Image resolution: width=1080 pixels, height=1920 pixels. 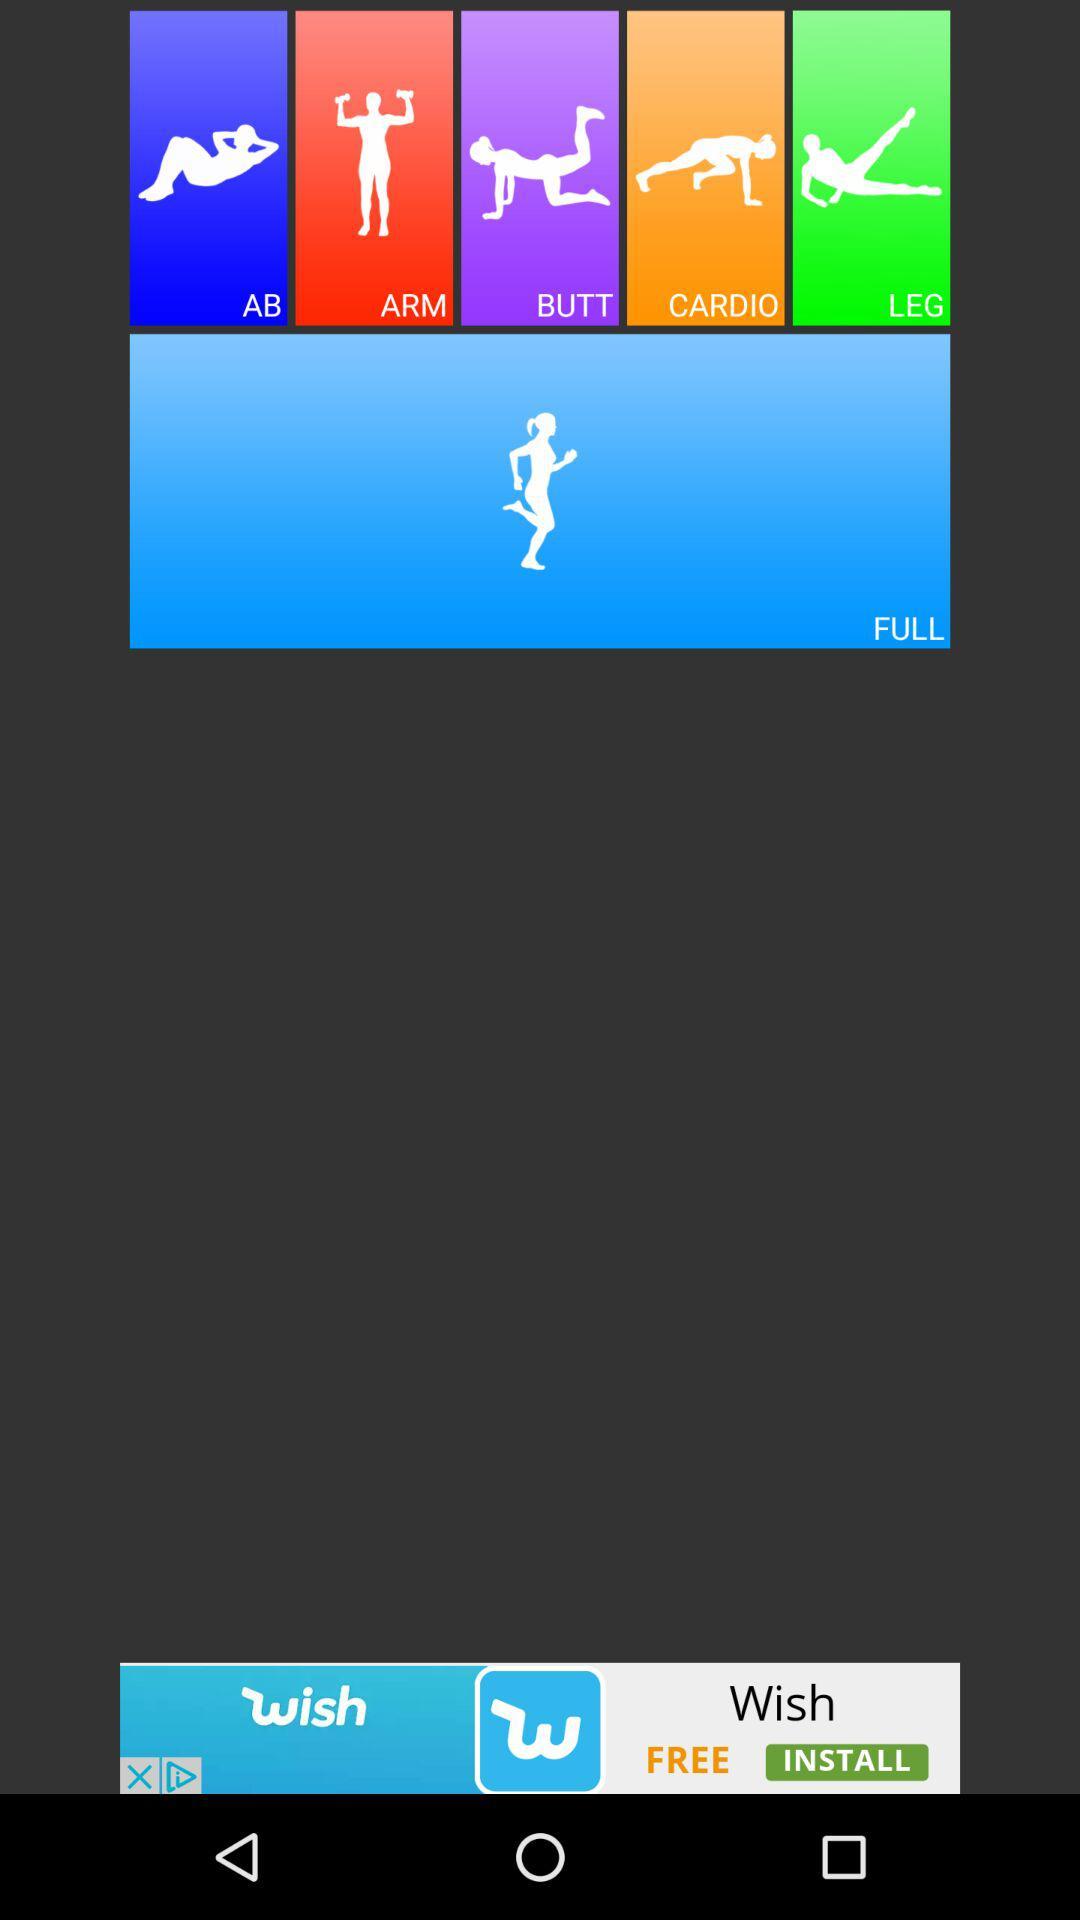 I want to click on advertisement, so click(x=704, y=168).